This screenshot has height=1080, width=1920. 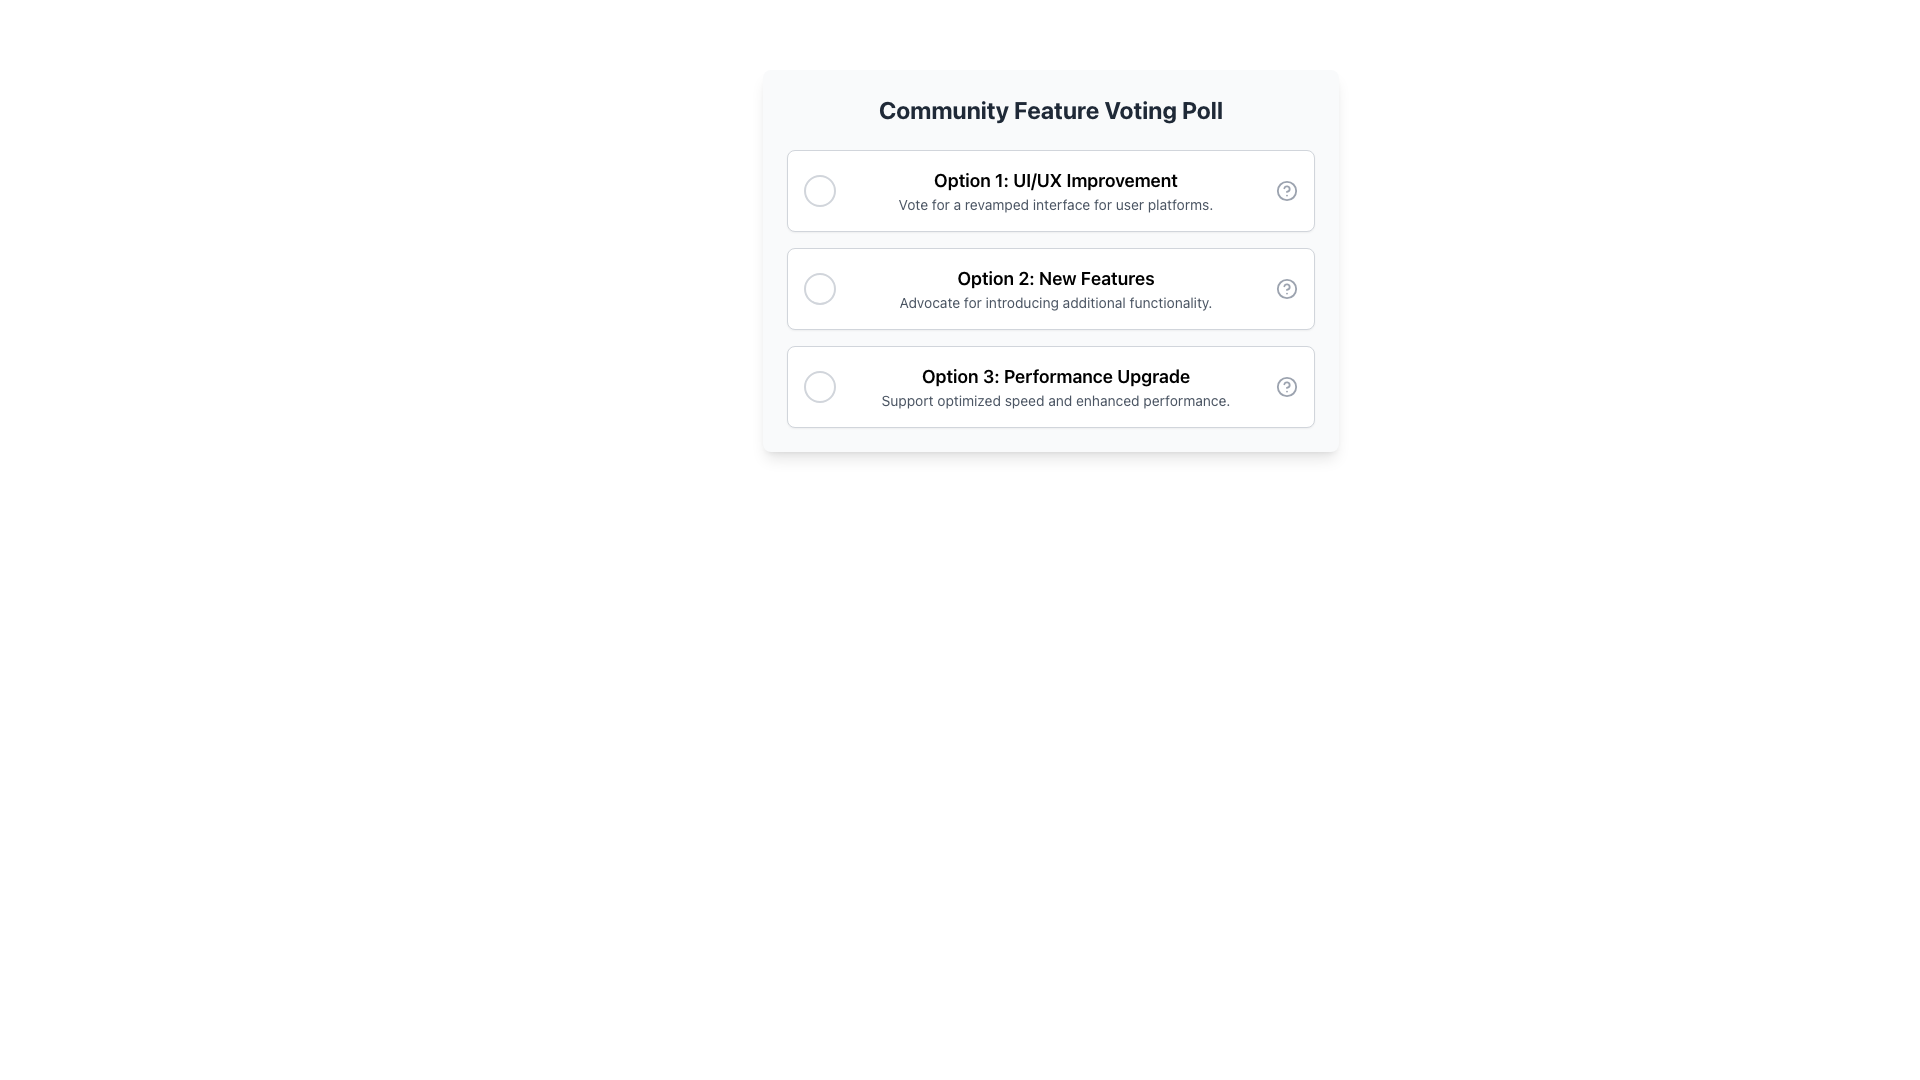 I want to click on the unselected Radio button for 'Option 1: UI/UX Improvement', so click(x=820, y=191).